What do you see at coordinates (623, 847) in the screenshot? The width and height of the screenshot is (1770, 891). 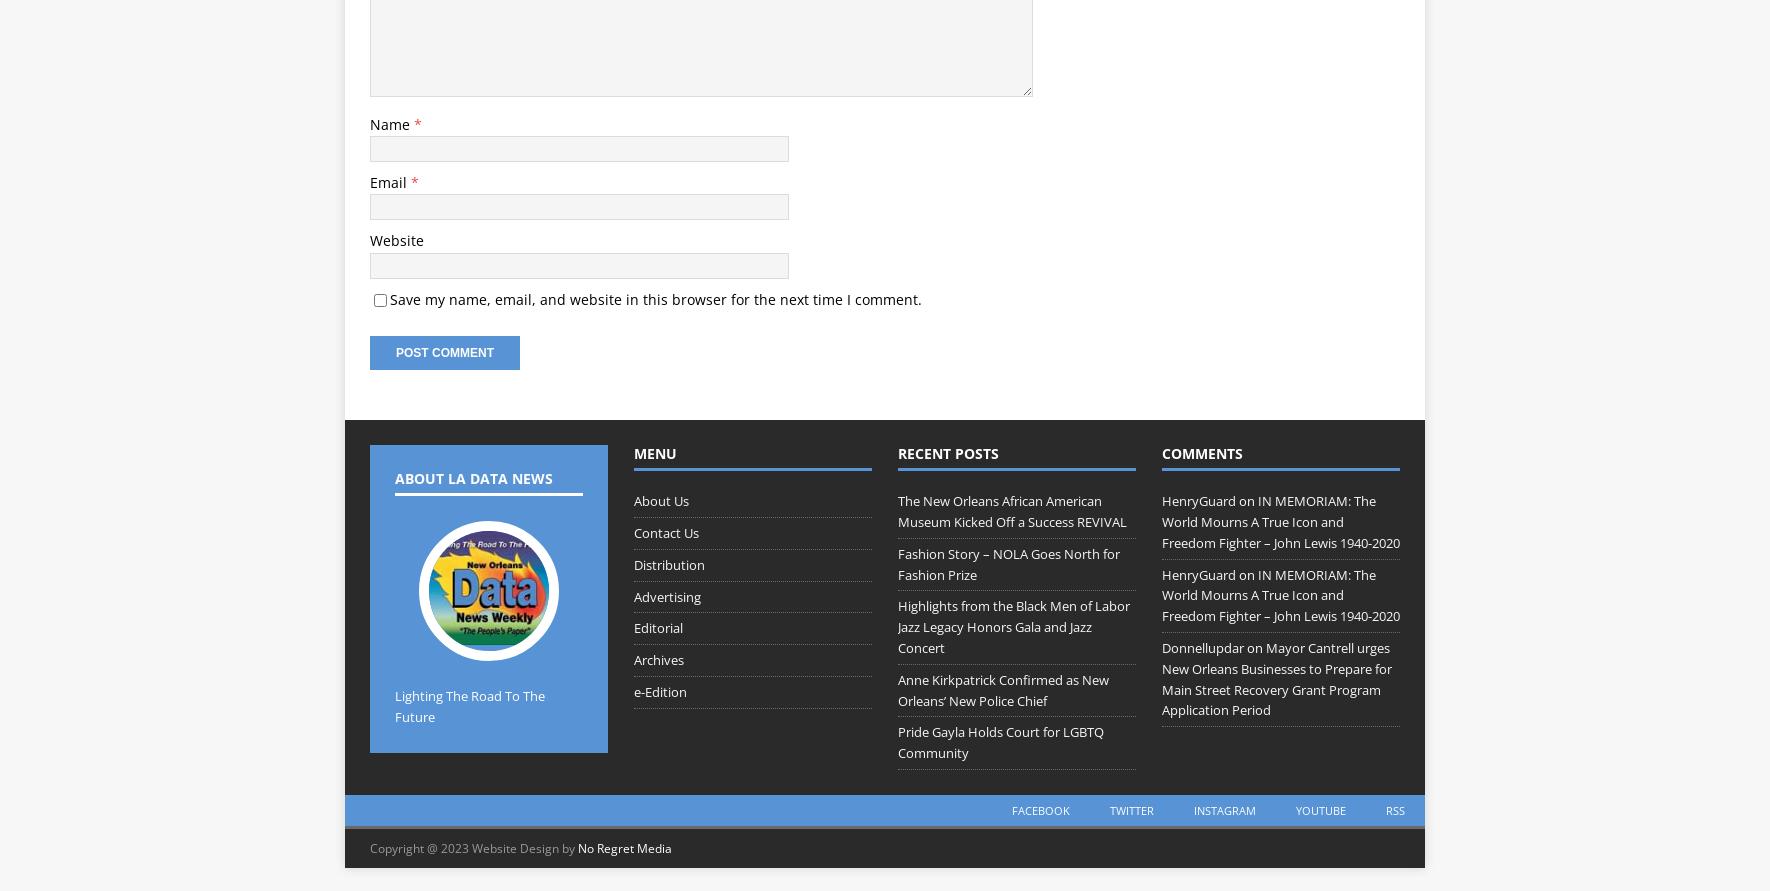 I see `'No Regret Media'` at bounding box center [623, 847].